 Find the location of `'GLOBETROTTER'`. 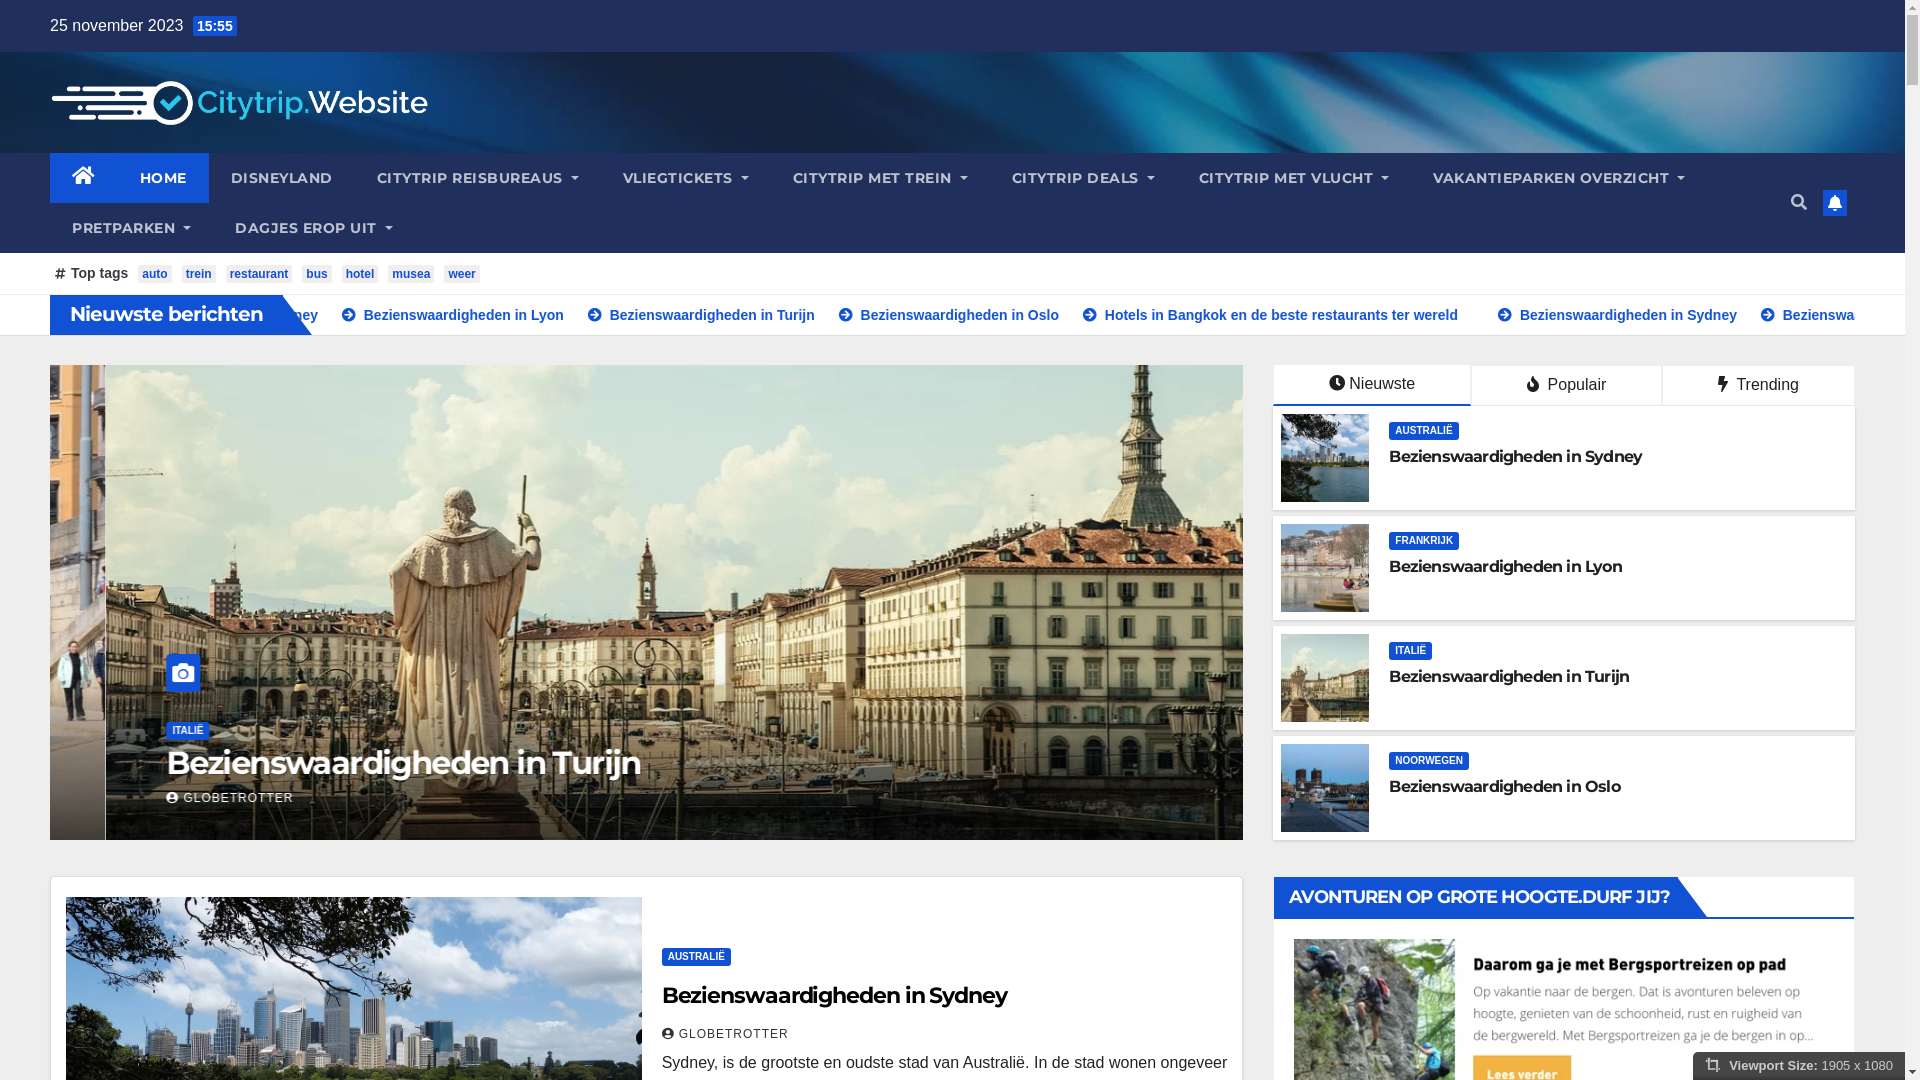

'GLOBETROTTER' is located at coordinates (724, 1033).